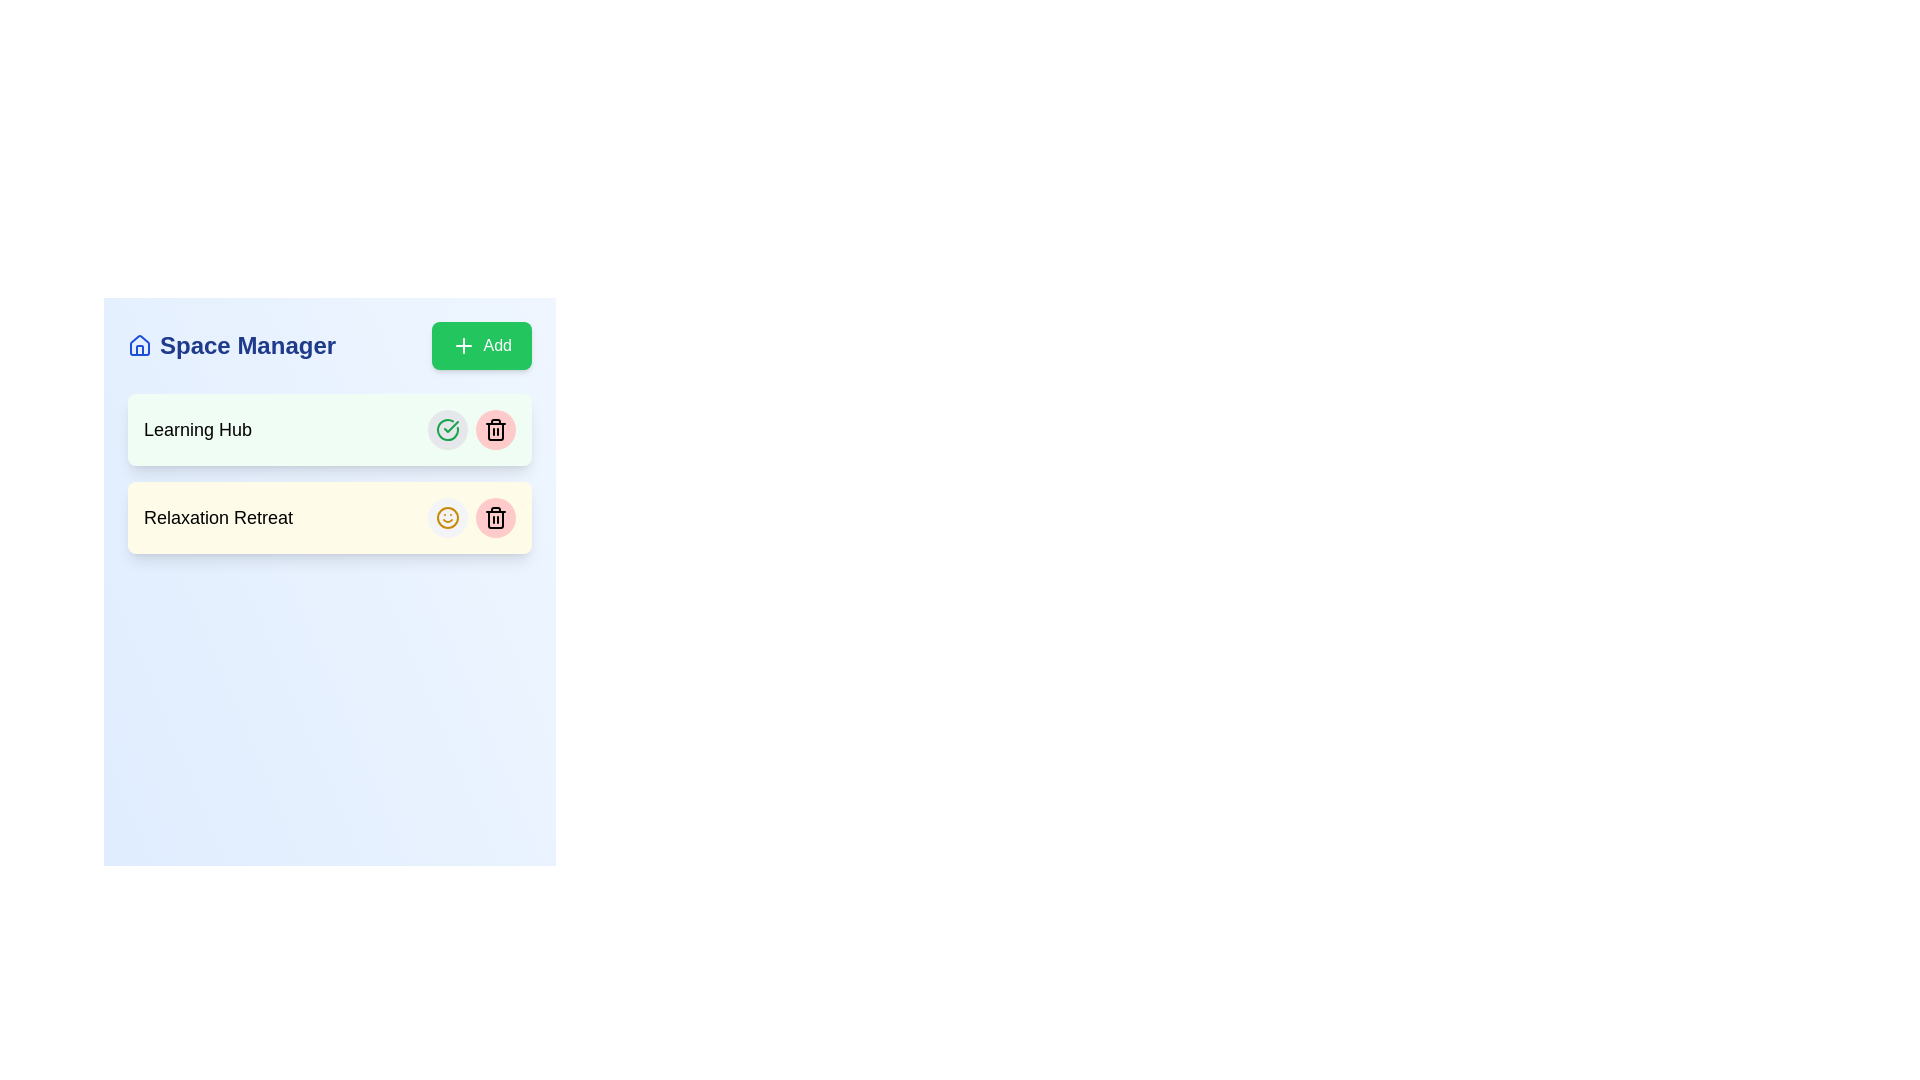 Image resolution: width=1920 pixels, height=1080 pixels. What do you see at coordinates (330, 345) in the screenshot?
I see `the header section titled 'Space Manager'` at bounding box center [330, 345].